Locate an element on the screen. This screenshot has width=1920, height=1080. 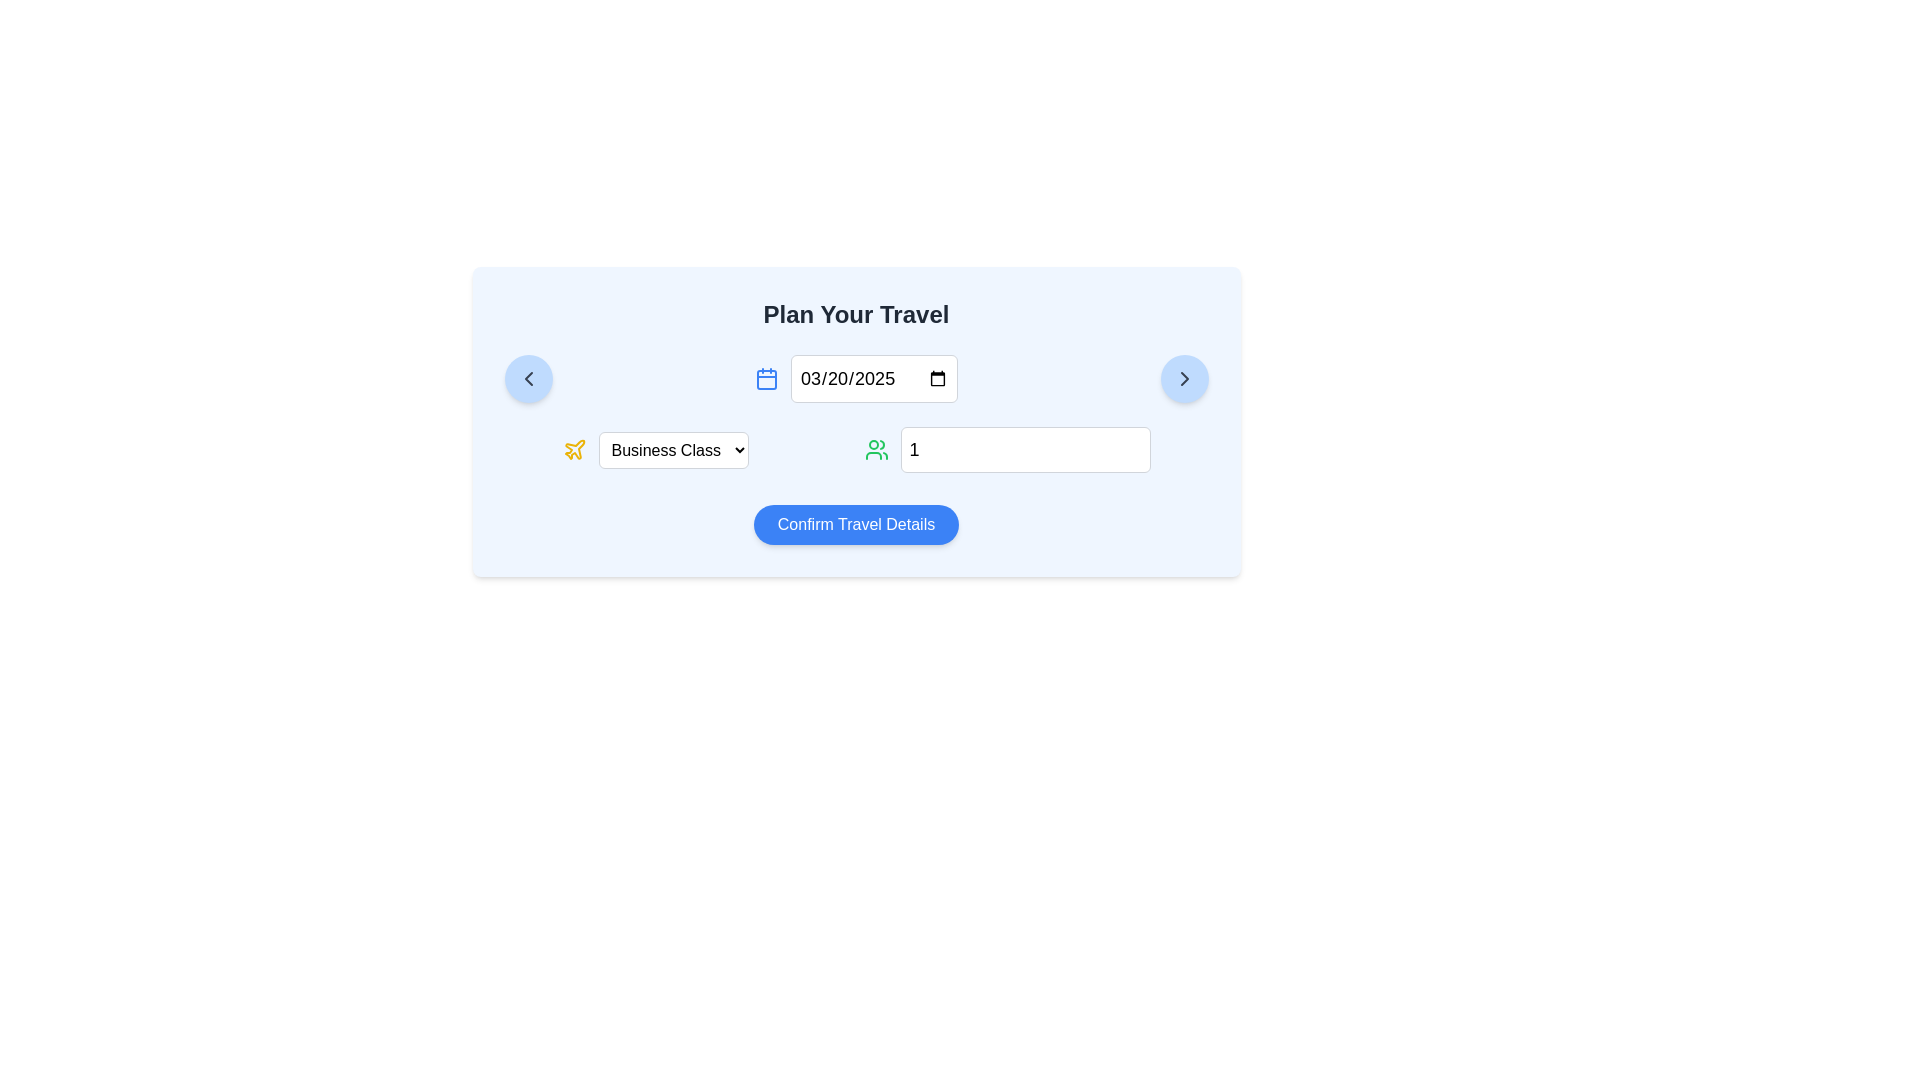
the icon depicting two user figures with green outlines, located to the left of the numeric input field is located at coordinates (876, 450).